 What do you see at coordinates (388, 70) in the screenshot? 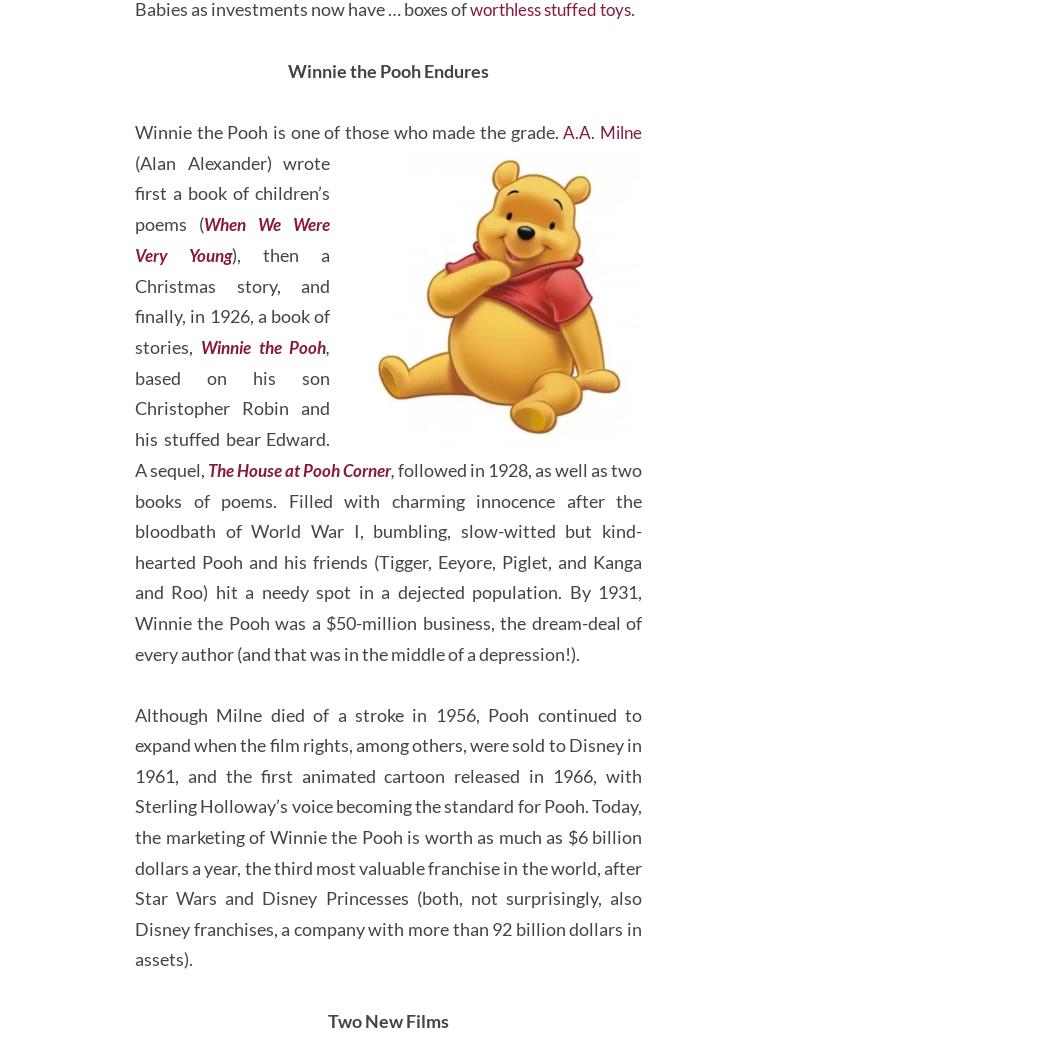
I see `'worthless stuffed toys'` at bounding box center [388, 70].